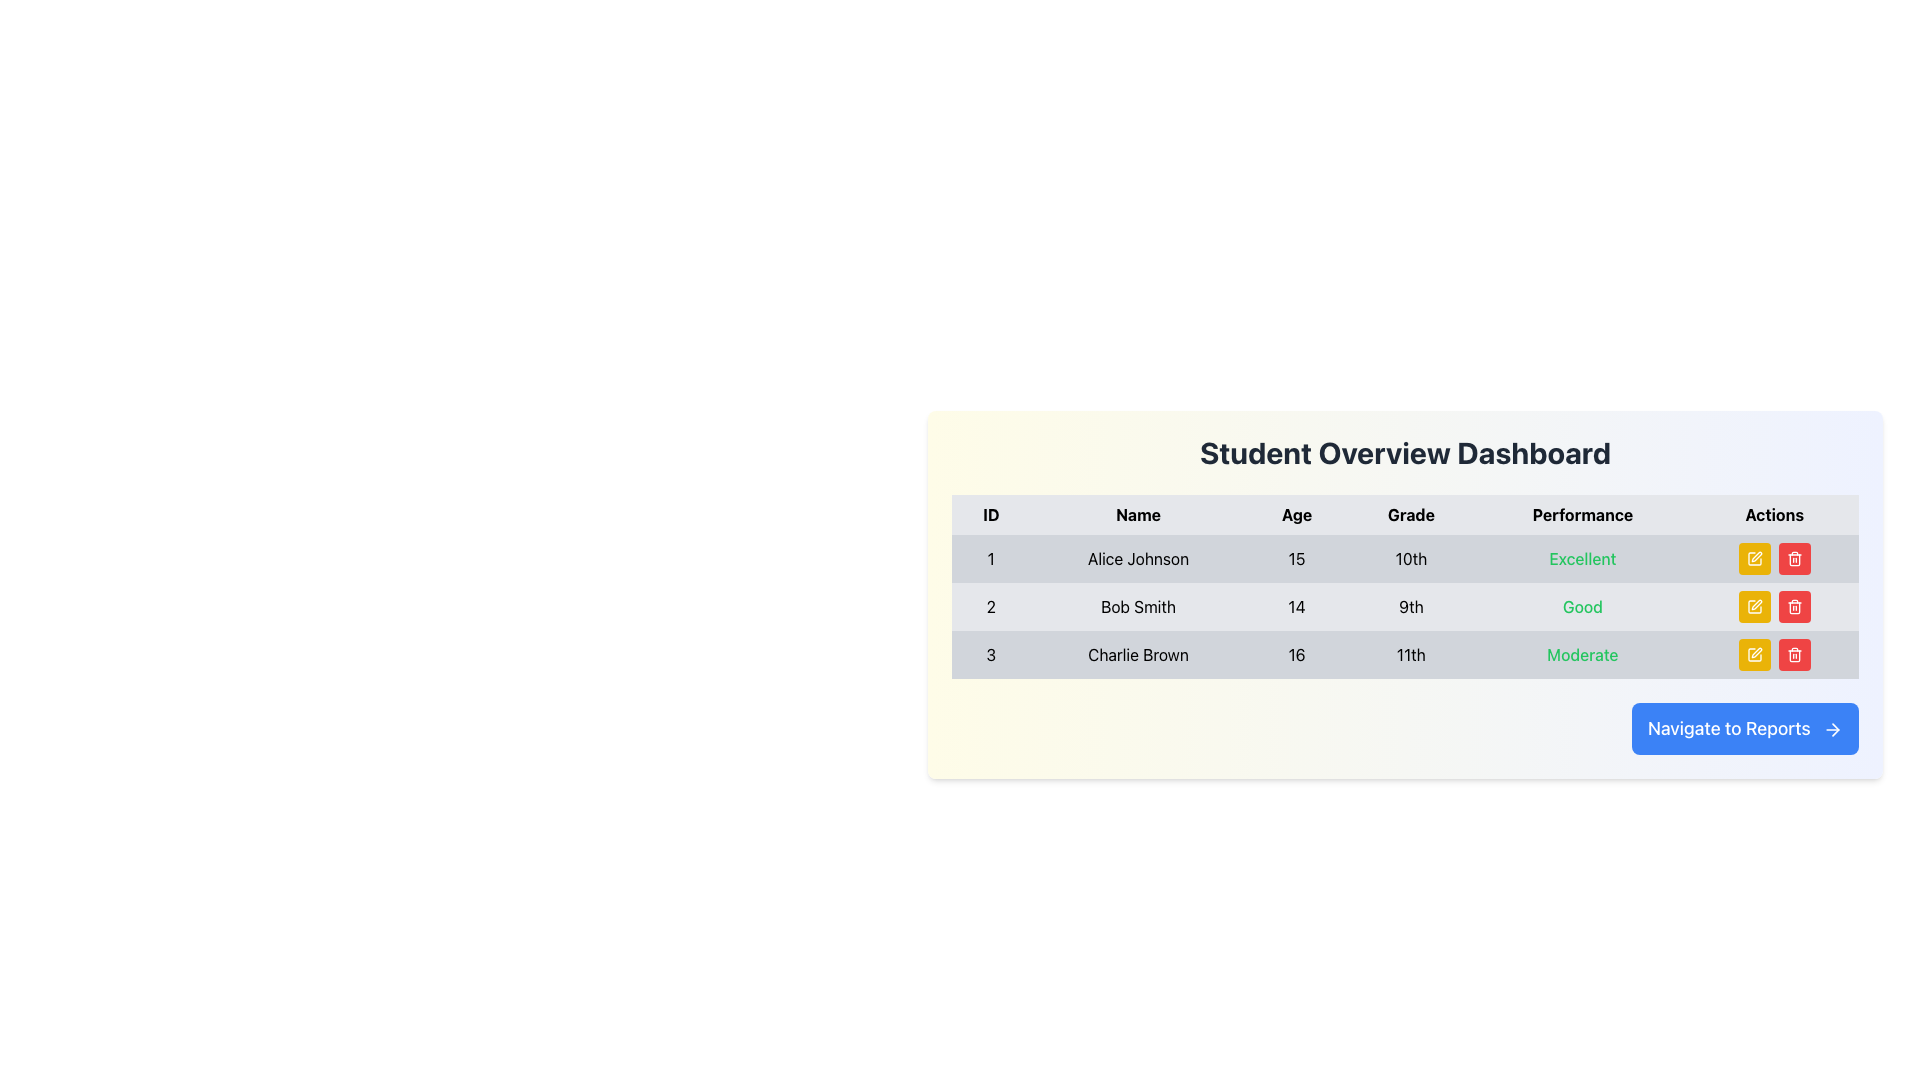 This screenshot has width=1920, height=1080. Describe the element at coordinates (1753, 655) in the screenshot. I see `the edit icon button with a yellow background and a pen symbol in the 'Actions' column of the third row in the 'Student Overview Dashboard' table` at that location.